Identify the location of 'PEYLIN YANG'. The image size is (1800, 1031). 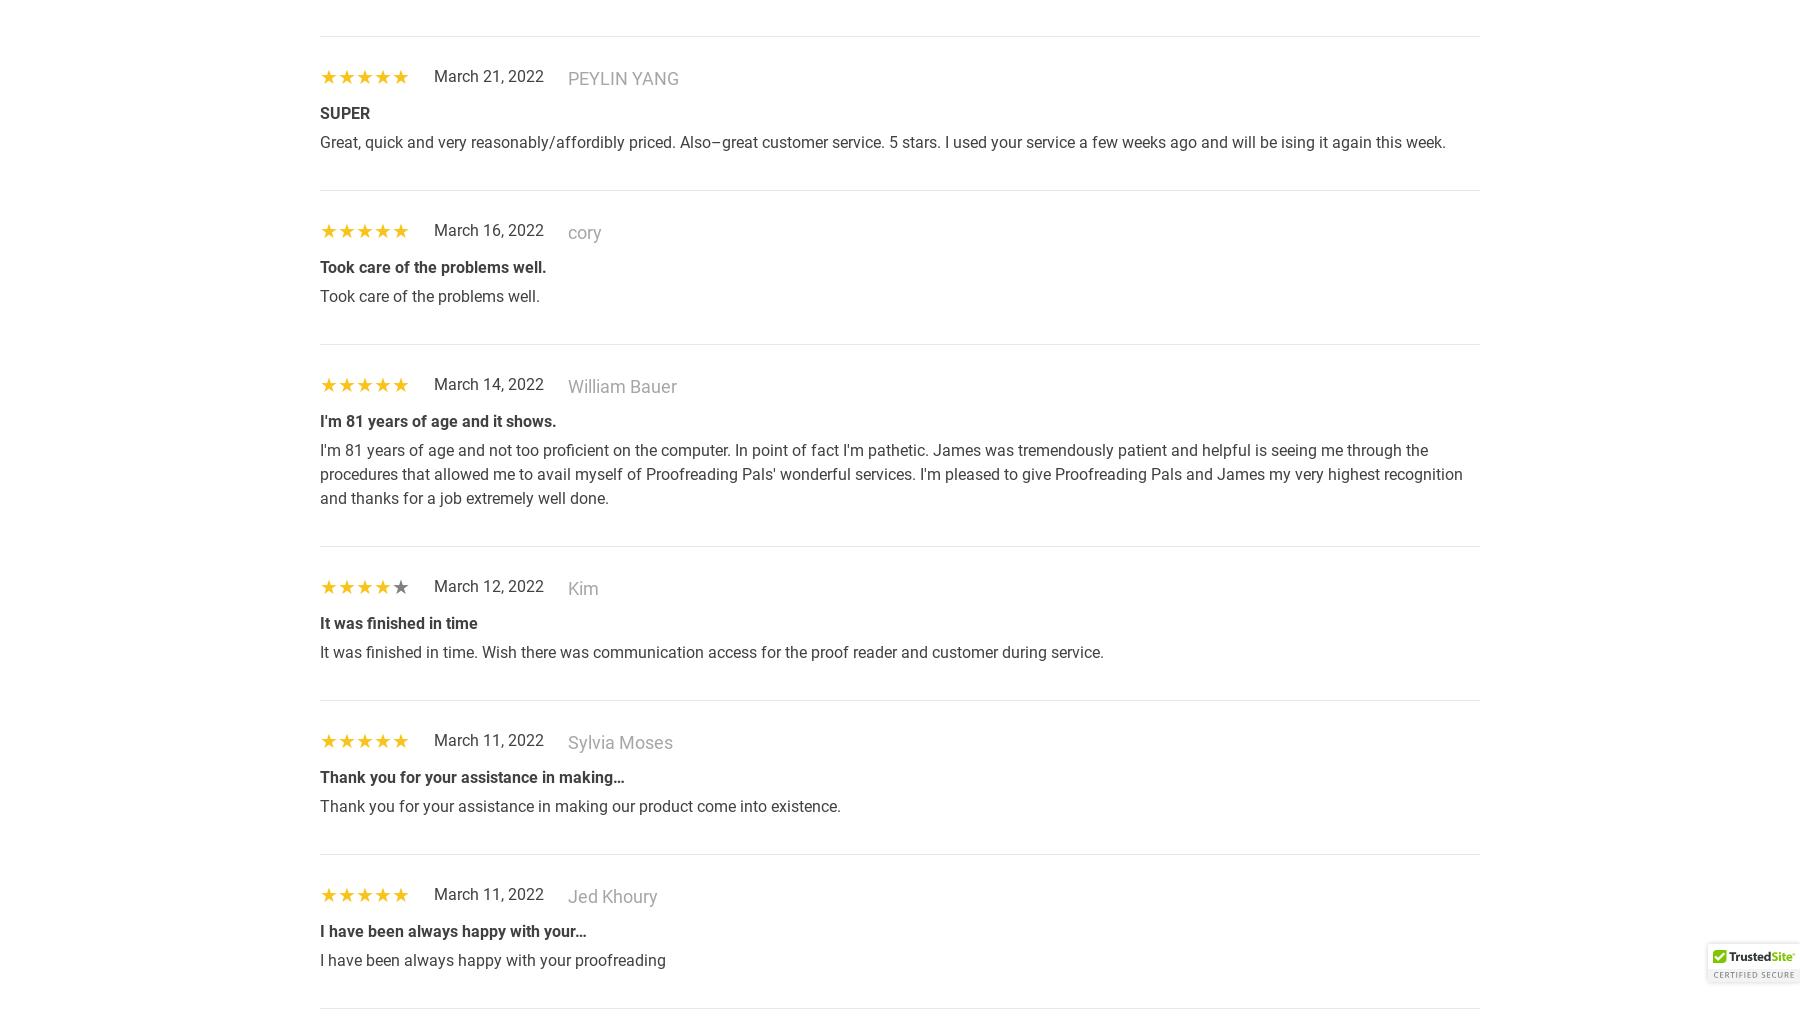
(623, 78).